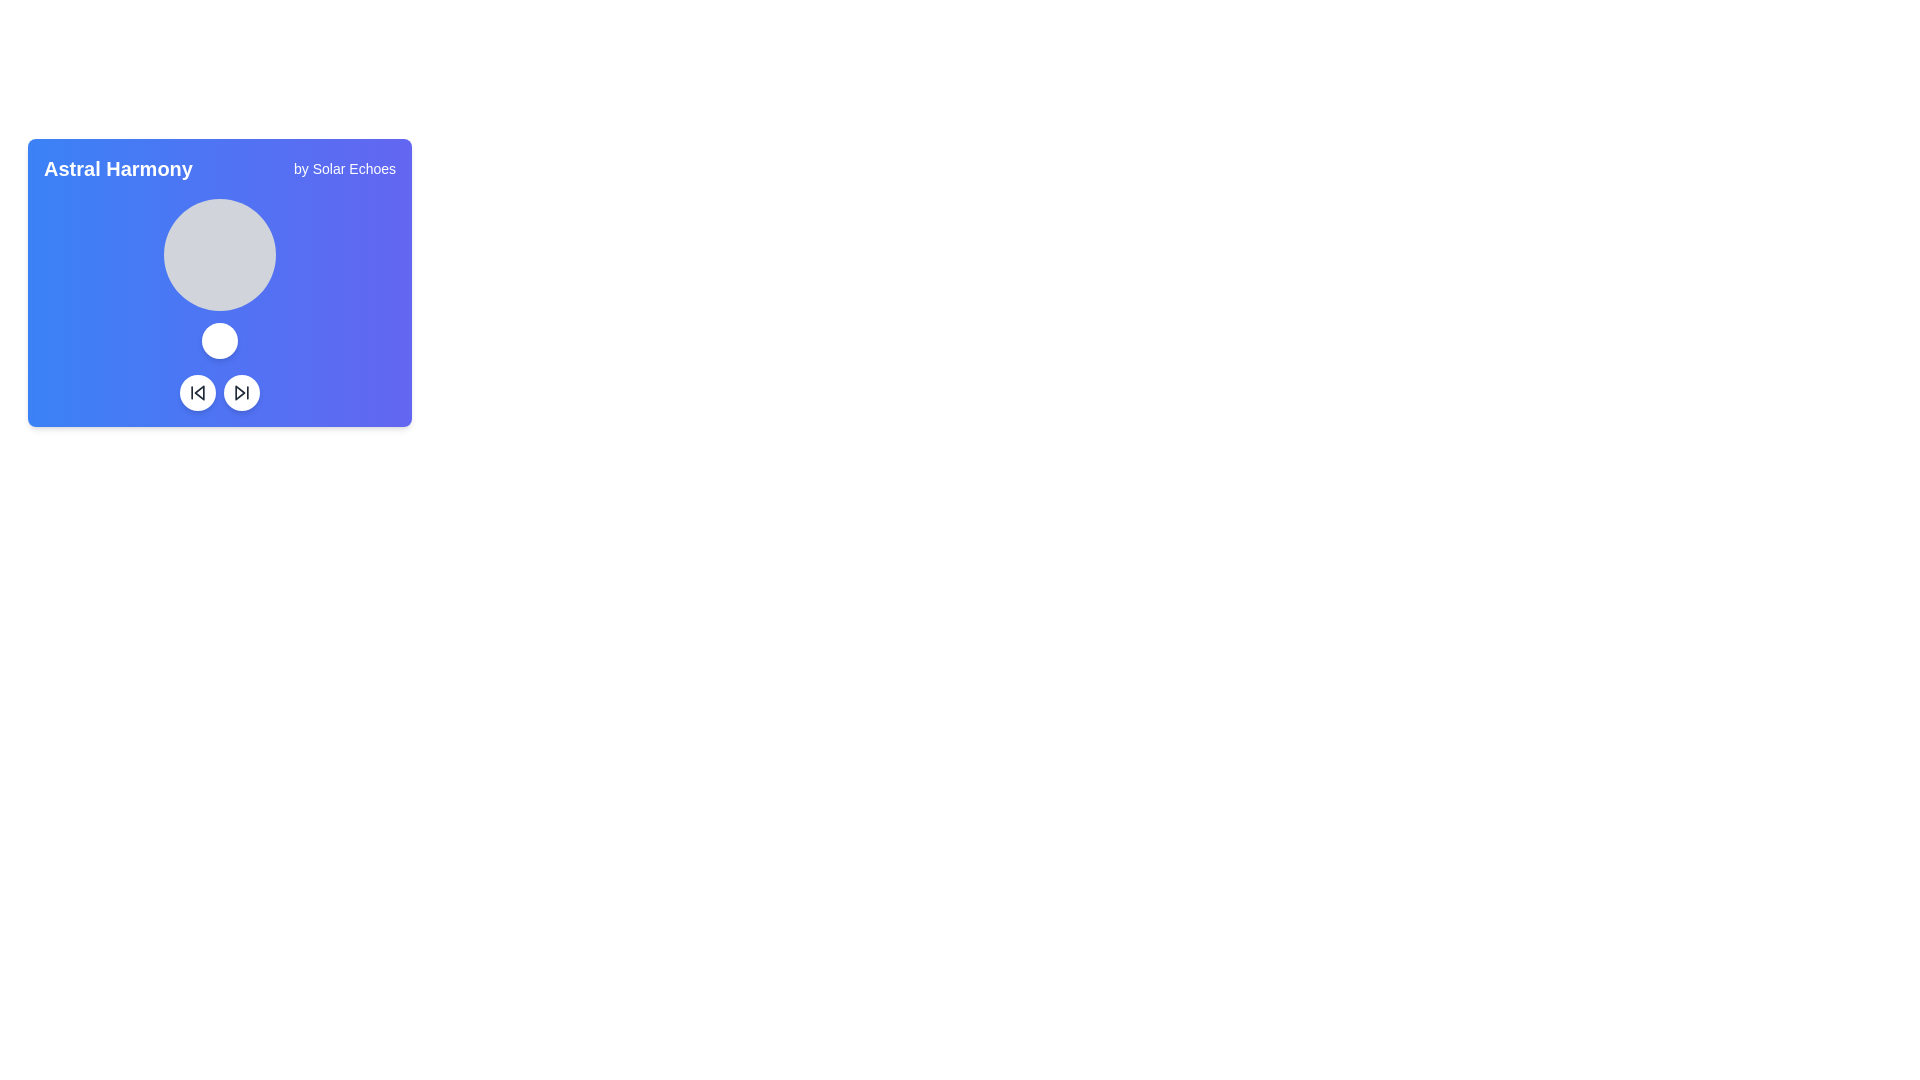 This screenshot has width=1920, height=1080. What do you see at coordinates (345, 168) in the screenshot?
I see `the text label displaying the author's name, which is located at the top-right edge of the content card, adjacent to the main title 'Astral Harmony'` at bounding box center [345, 168].